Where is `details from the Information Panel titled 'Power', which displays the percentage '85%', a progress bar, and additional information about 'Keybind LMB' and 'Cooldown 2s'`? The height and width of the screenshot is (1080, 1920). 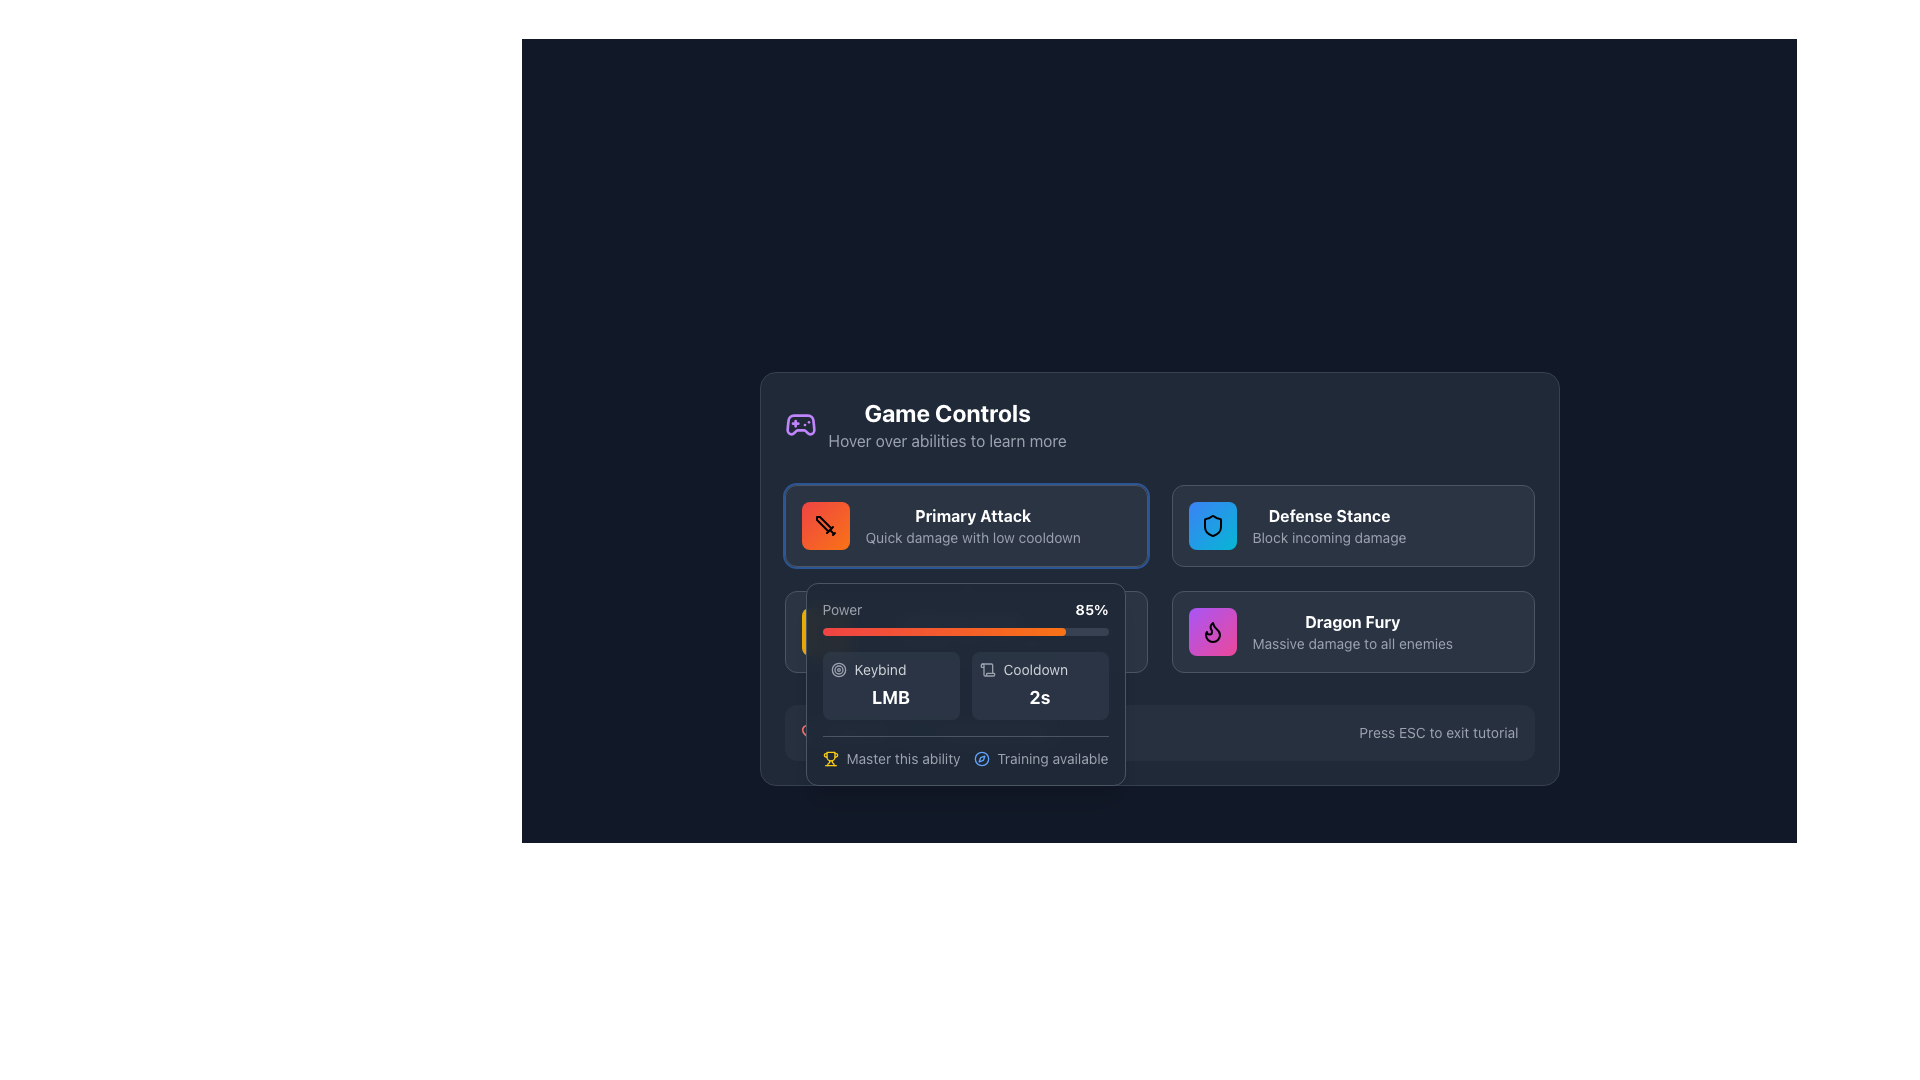
details from the Information Panel titled 'Power', which displays the percentage '85%', a progress bar, and additional information about 'Keybind LMB' and 'Cooldown 2s' is located at coordinates (965, 682).